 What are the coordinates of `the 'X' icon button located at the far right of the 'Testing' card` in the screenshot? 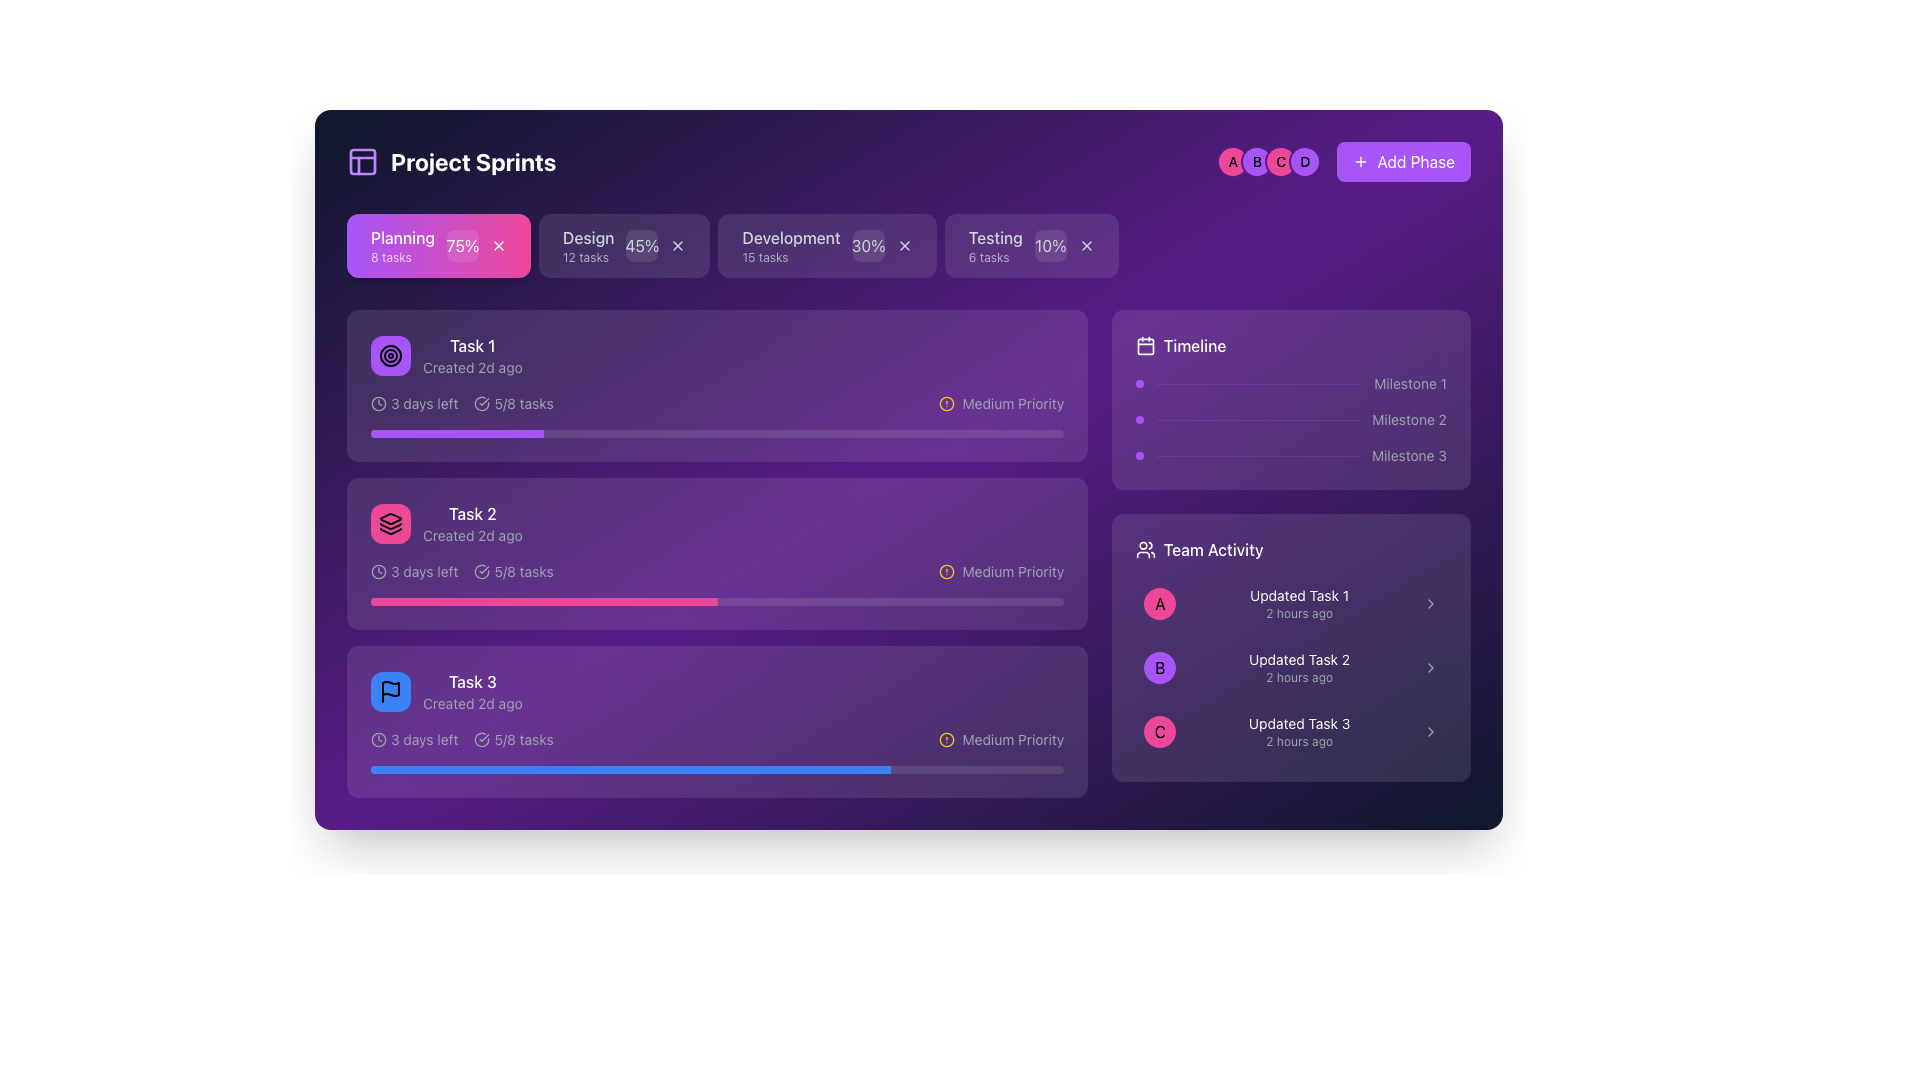 It's located at (1085, 245).